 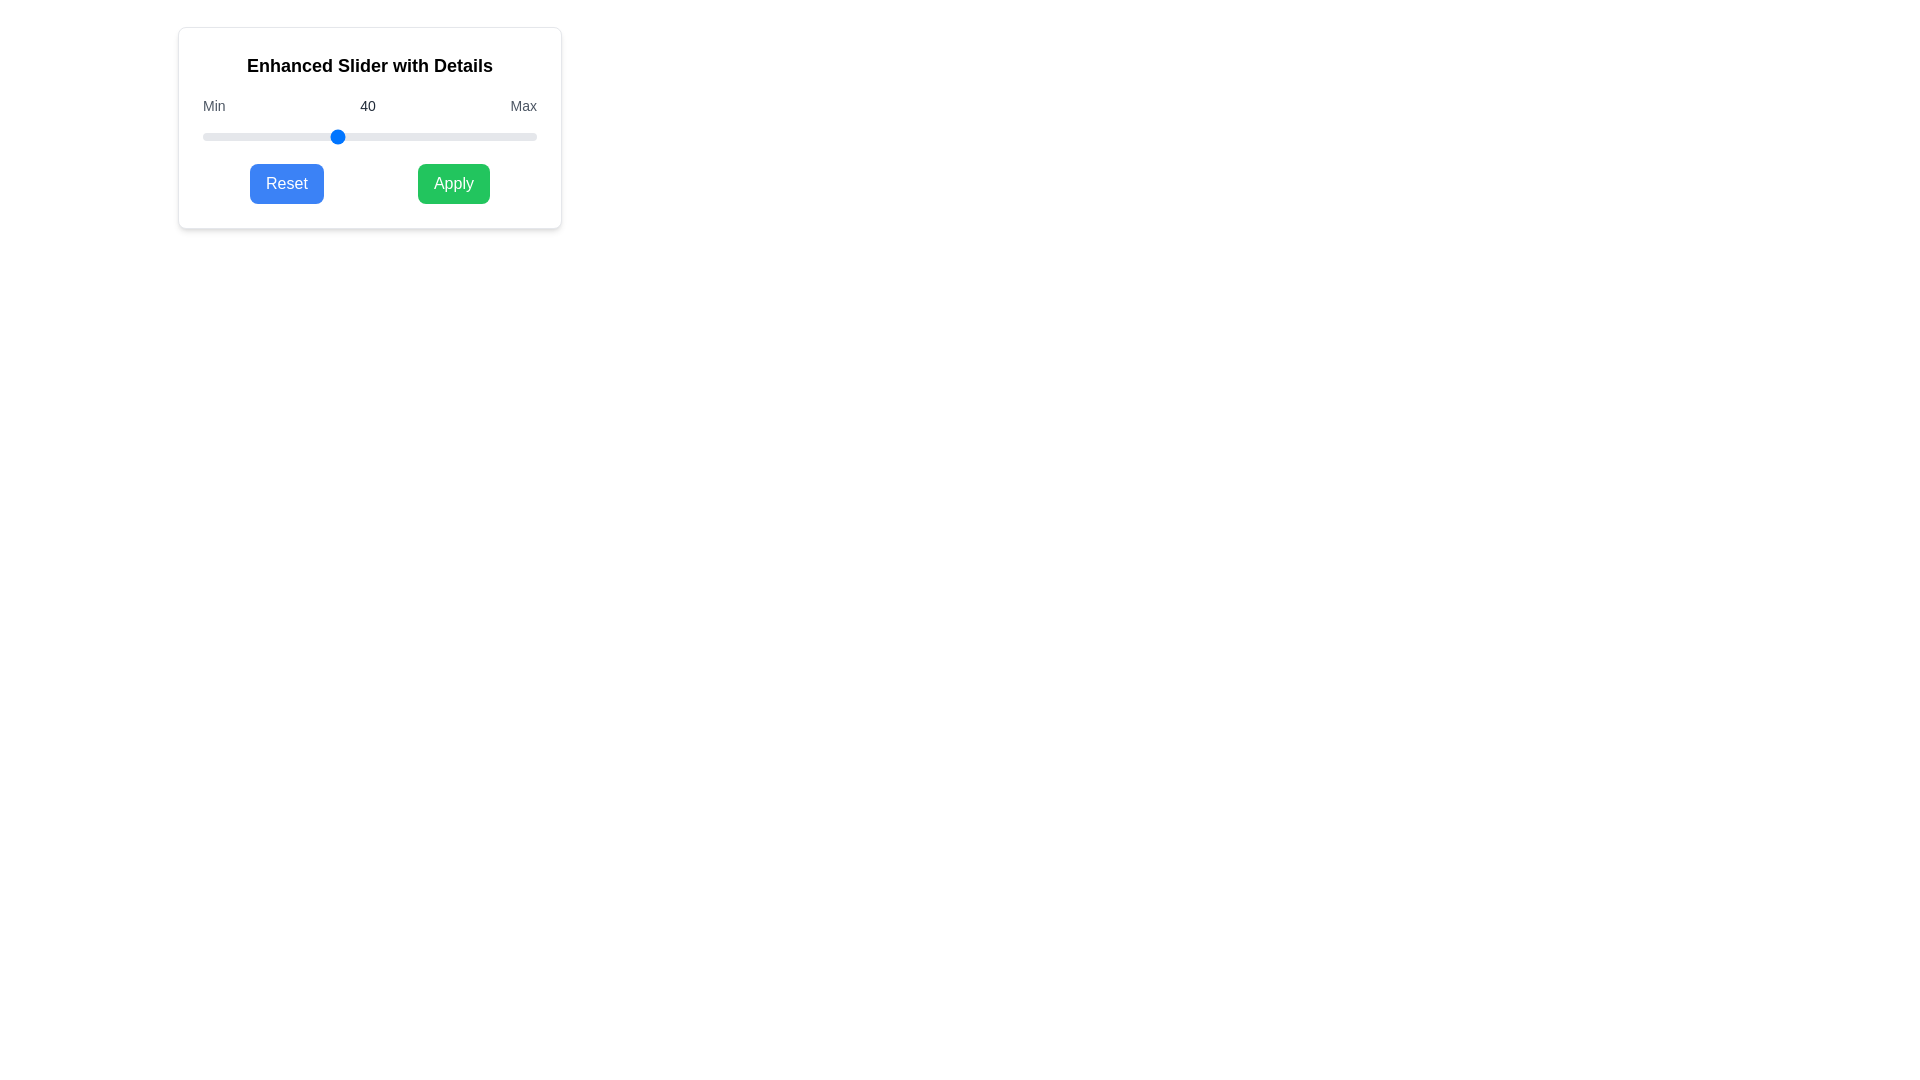 I want to click on the slider, so click(x=278, y=136).